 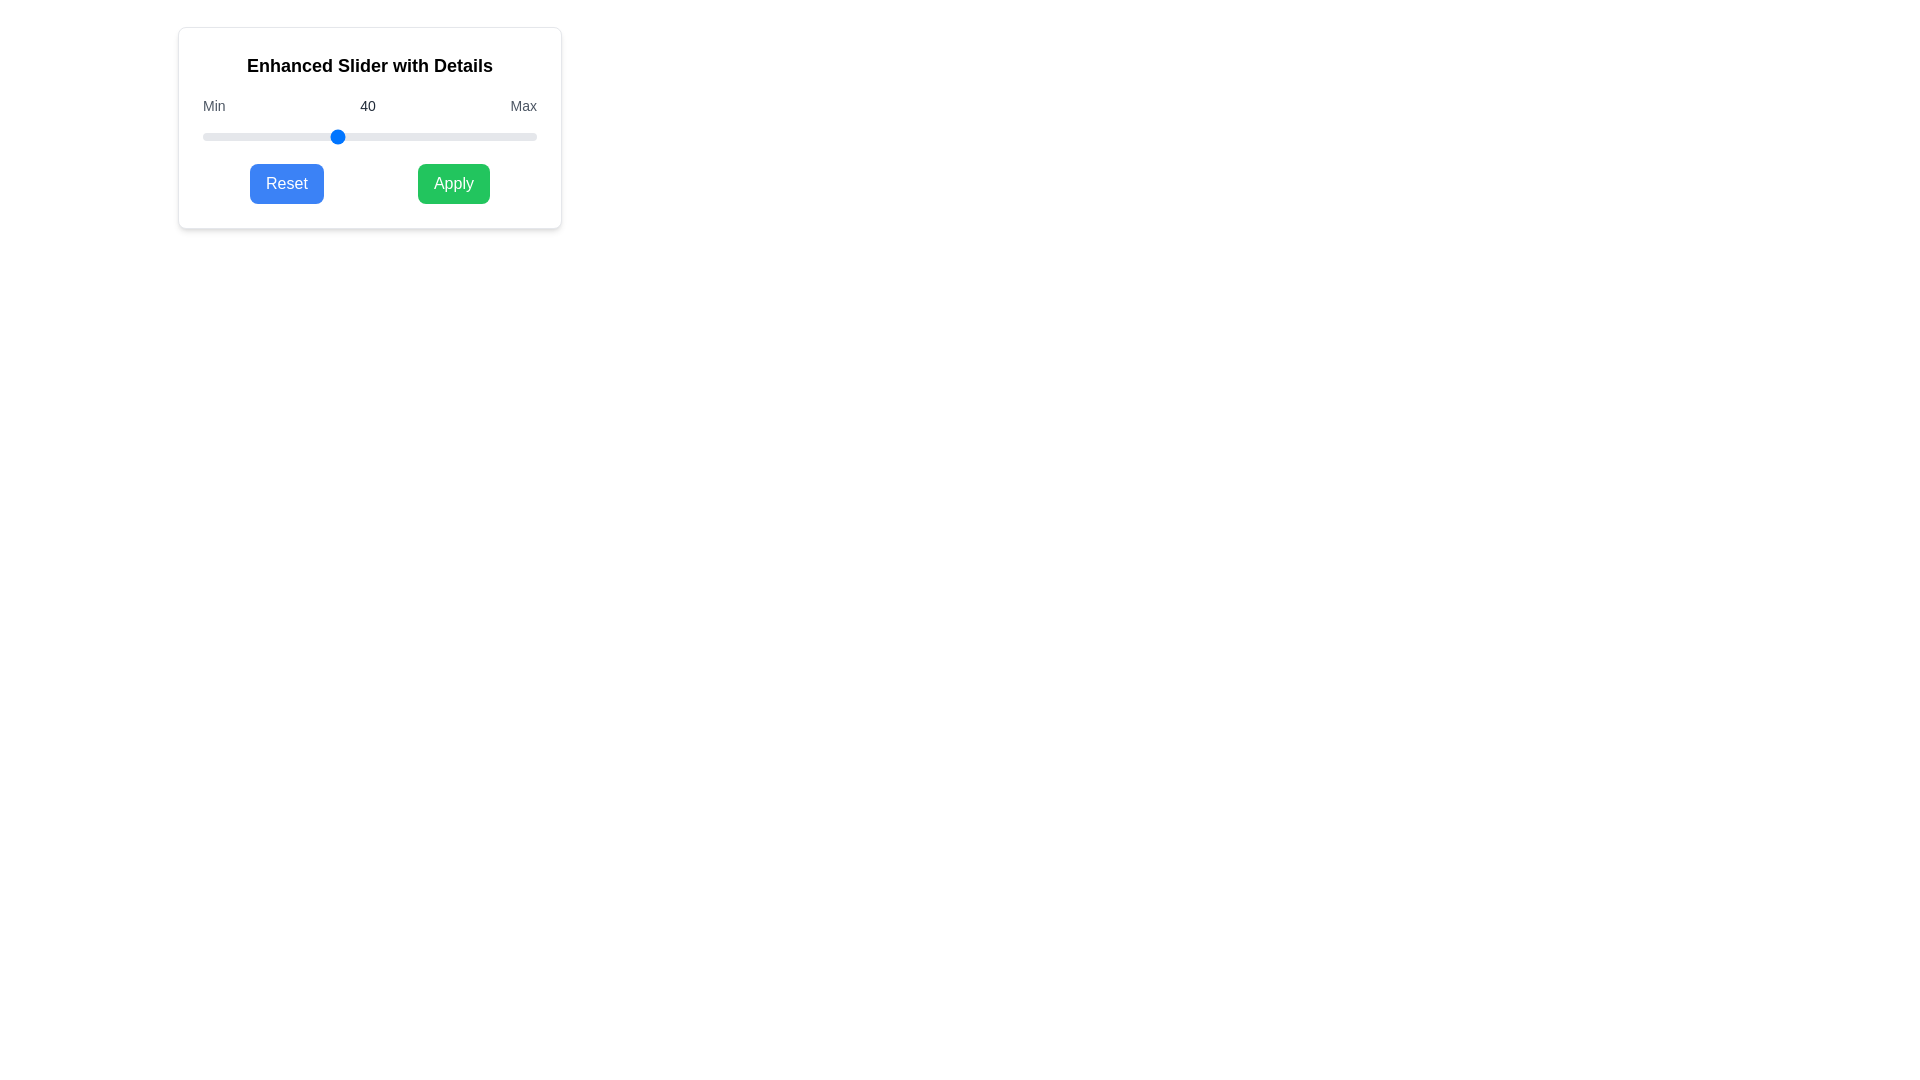 I want to click on the slider, so click(x=278, y=136).